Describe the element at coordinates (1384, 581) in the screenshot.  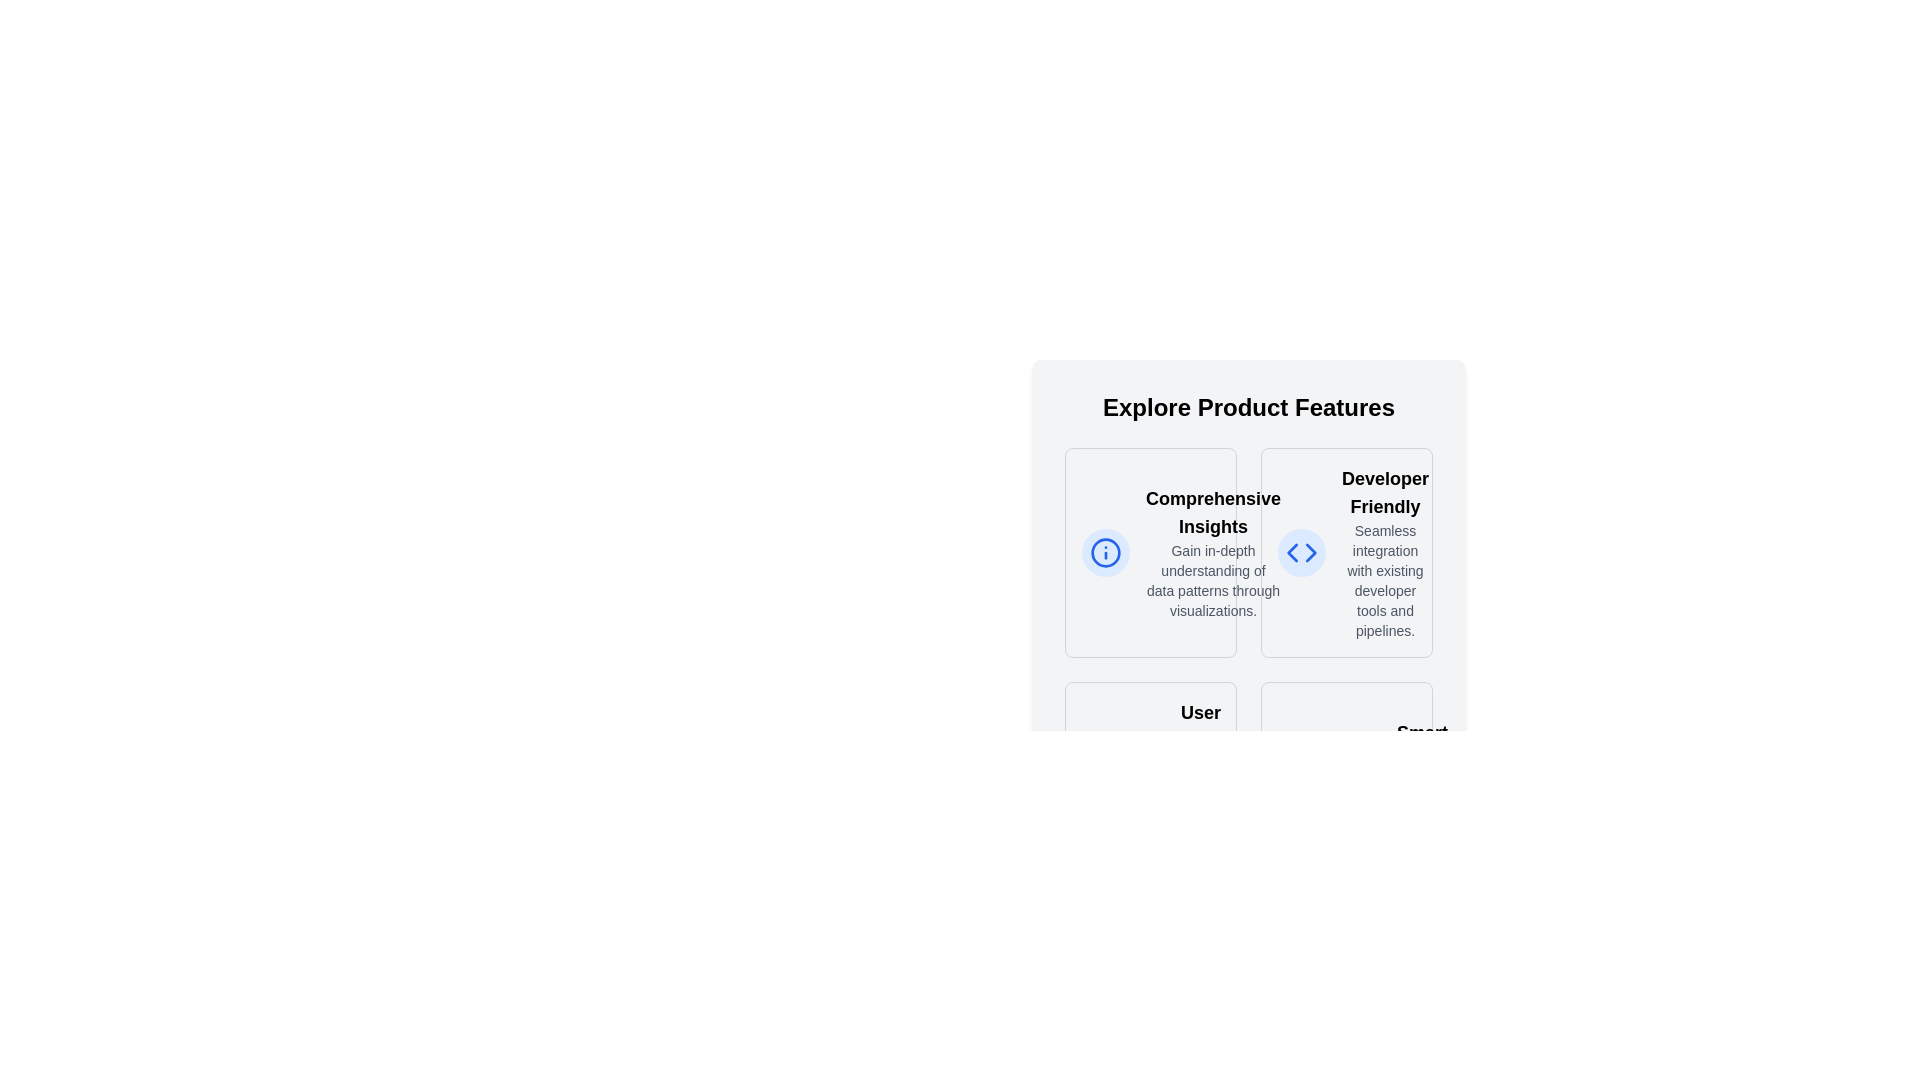
I see `static text providing descriptive information related to the 'Developer Friendly' feature, located beneath the 'Developer Friendly' text within a card in the rightmost column` at that location.